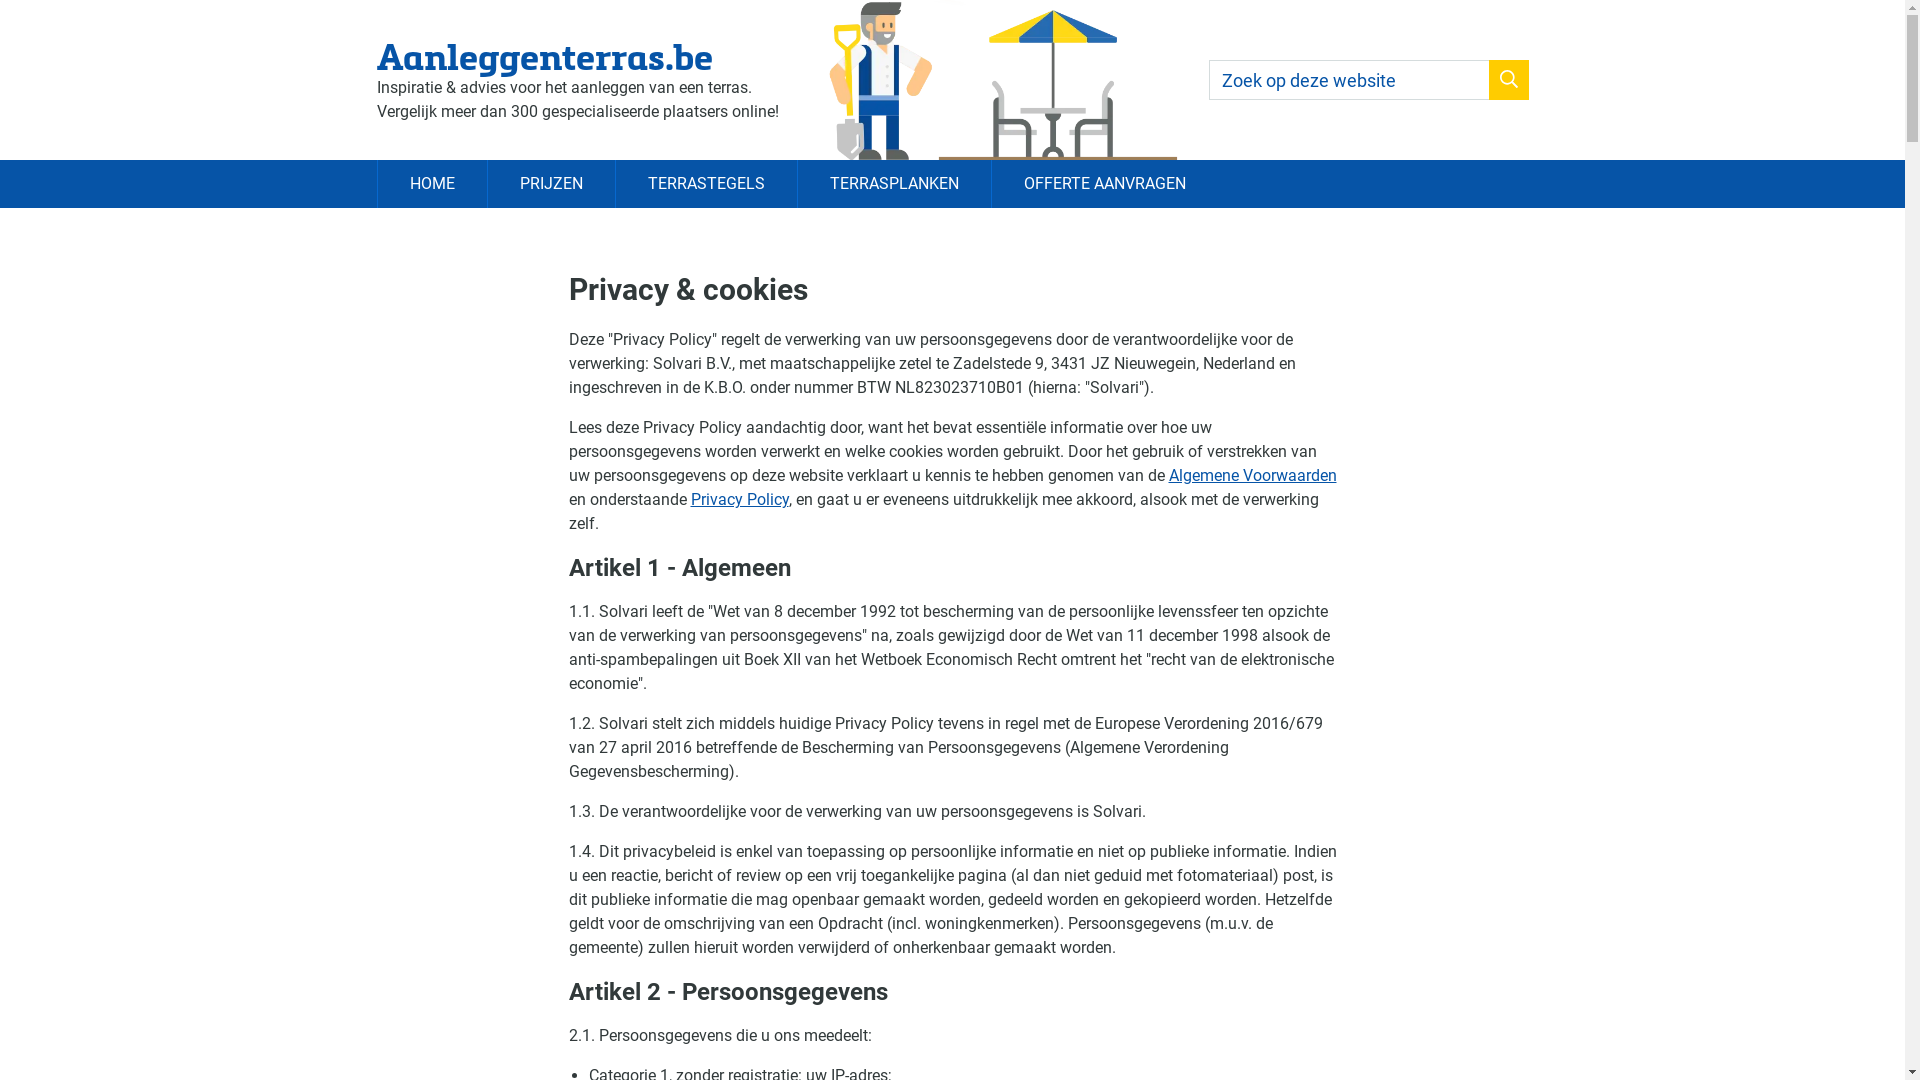 The image size is (1920, 1080). I want to click on 'OFFERTE AANVRAGEN', so click(1102, 184).